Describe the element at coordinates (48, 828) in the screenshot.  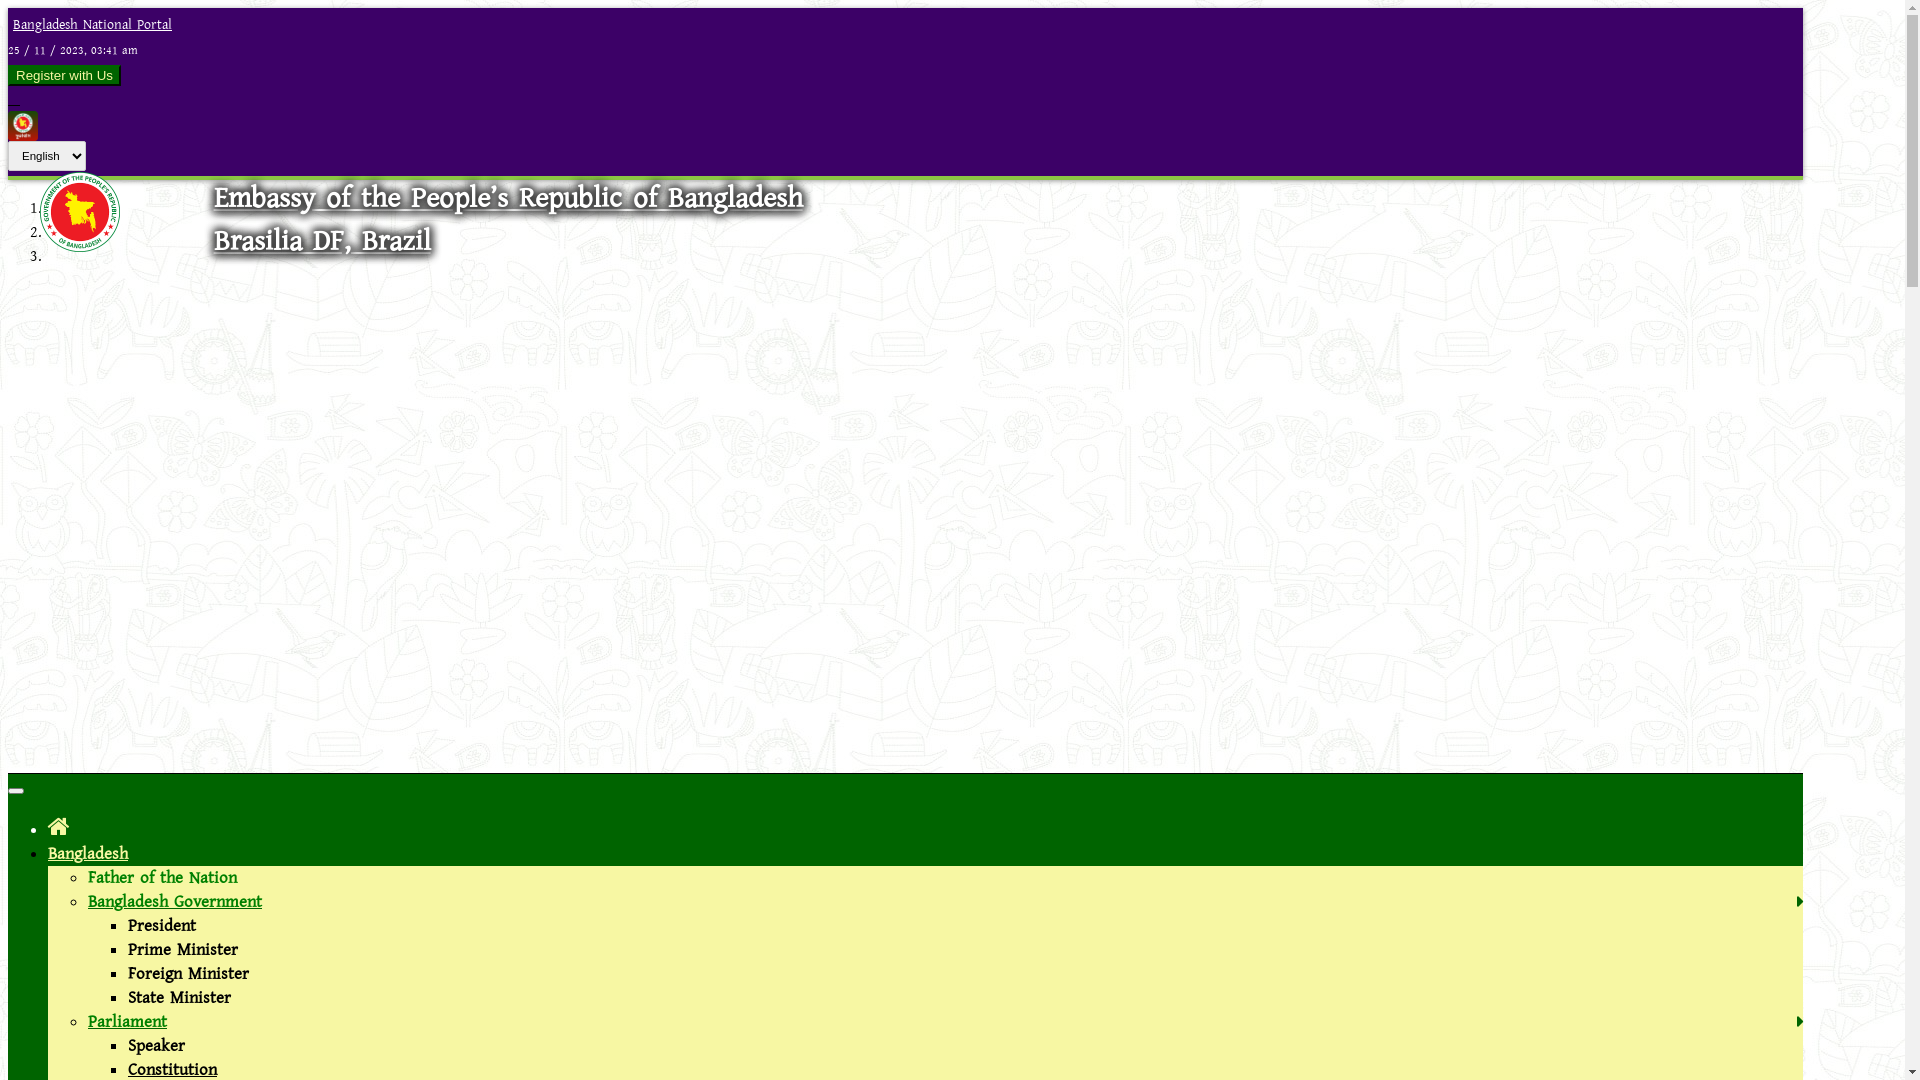
I see `'Home'` at that location.